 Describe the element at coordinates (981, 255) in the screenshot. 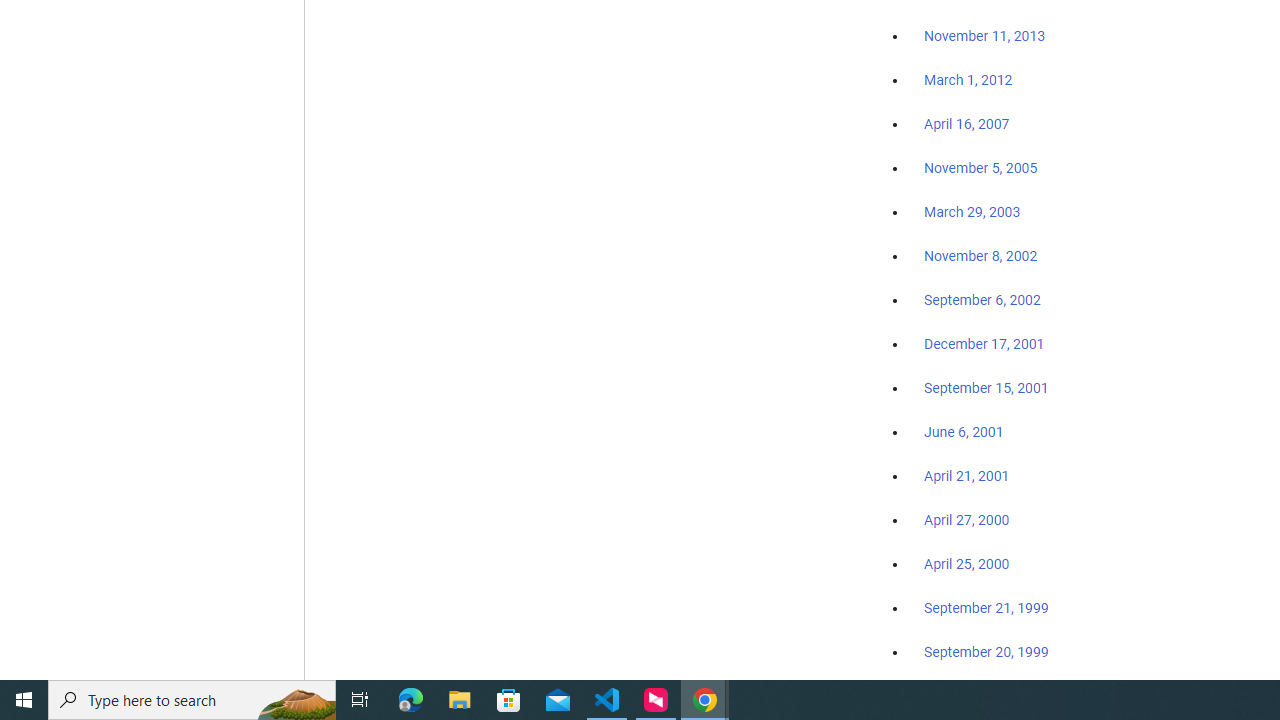

I see `'November 8, 2002'` at that location.